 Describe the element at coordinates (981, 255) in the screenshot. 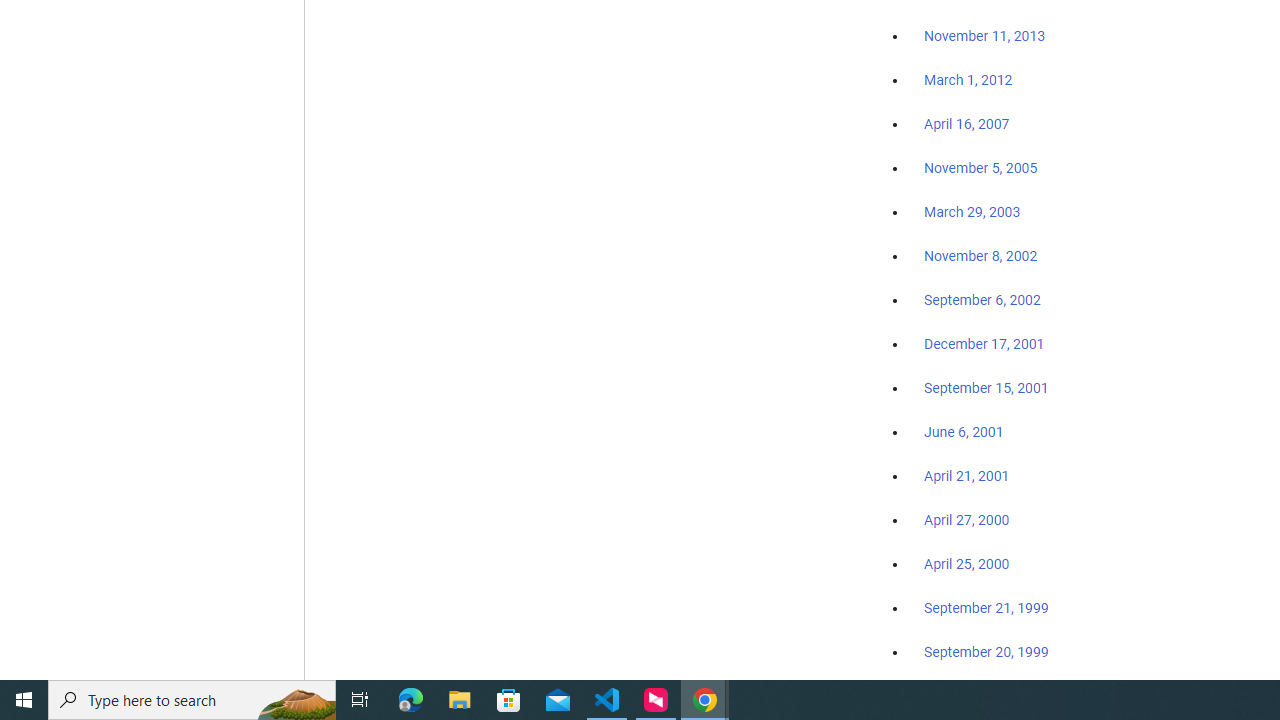

I see `'November 8, 2002'` at that location.